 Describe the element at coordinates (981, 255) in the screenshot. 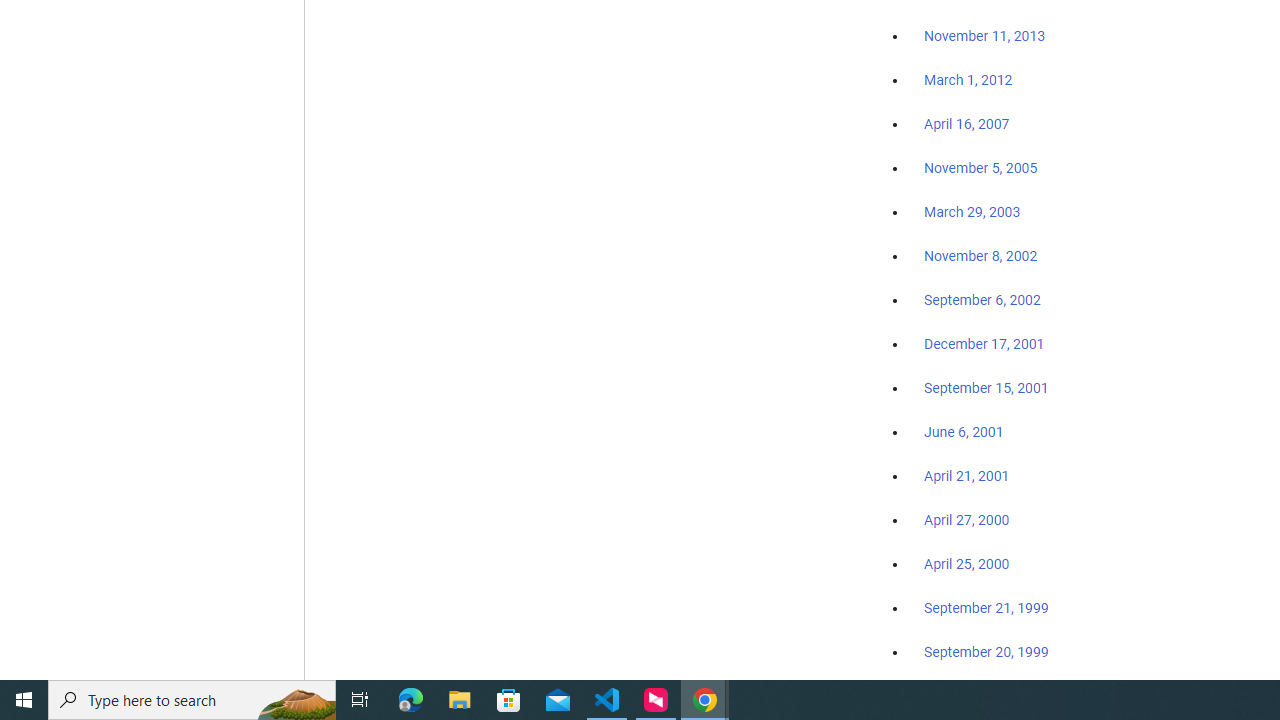

I see `'November 8, 2002'` at that location.